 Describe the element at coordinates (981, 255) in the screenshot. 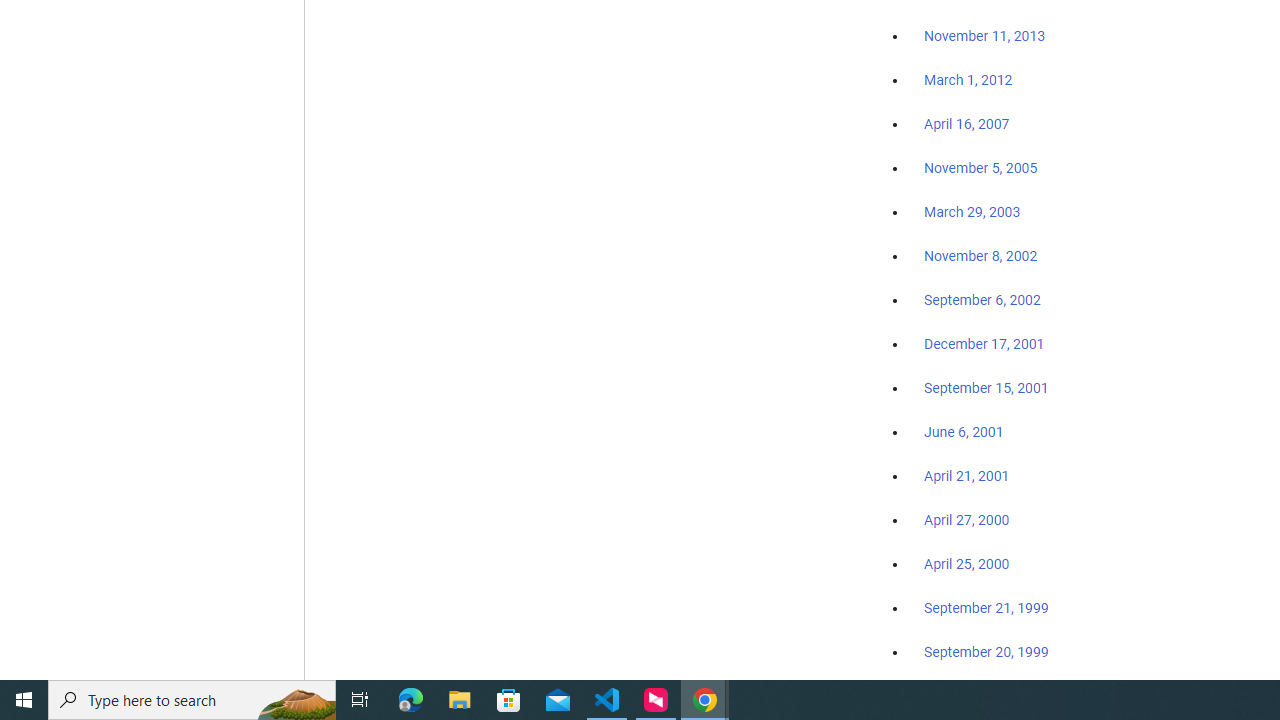

I see `'November 8, 2002'` at that location.